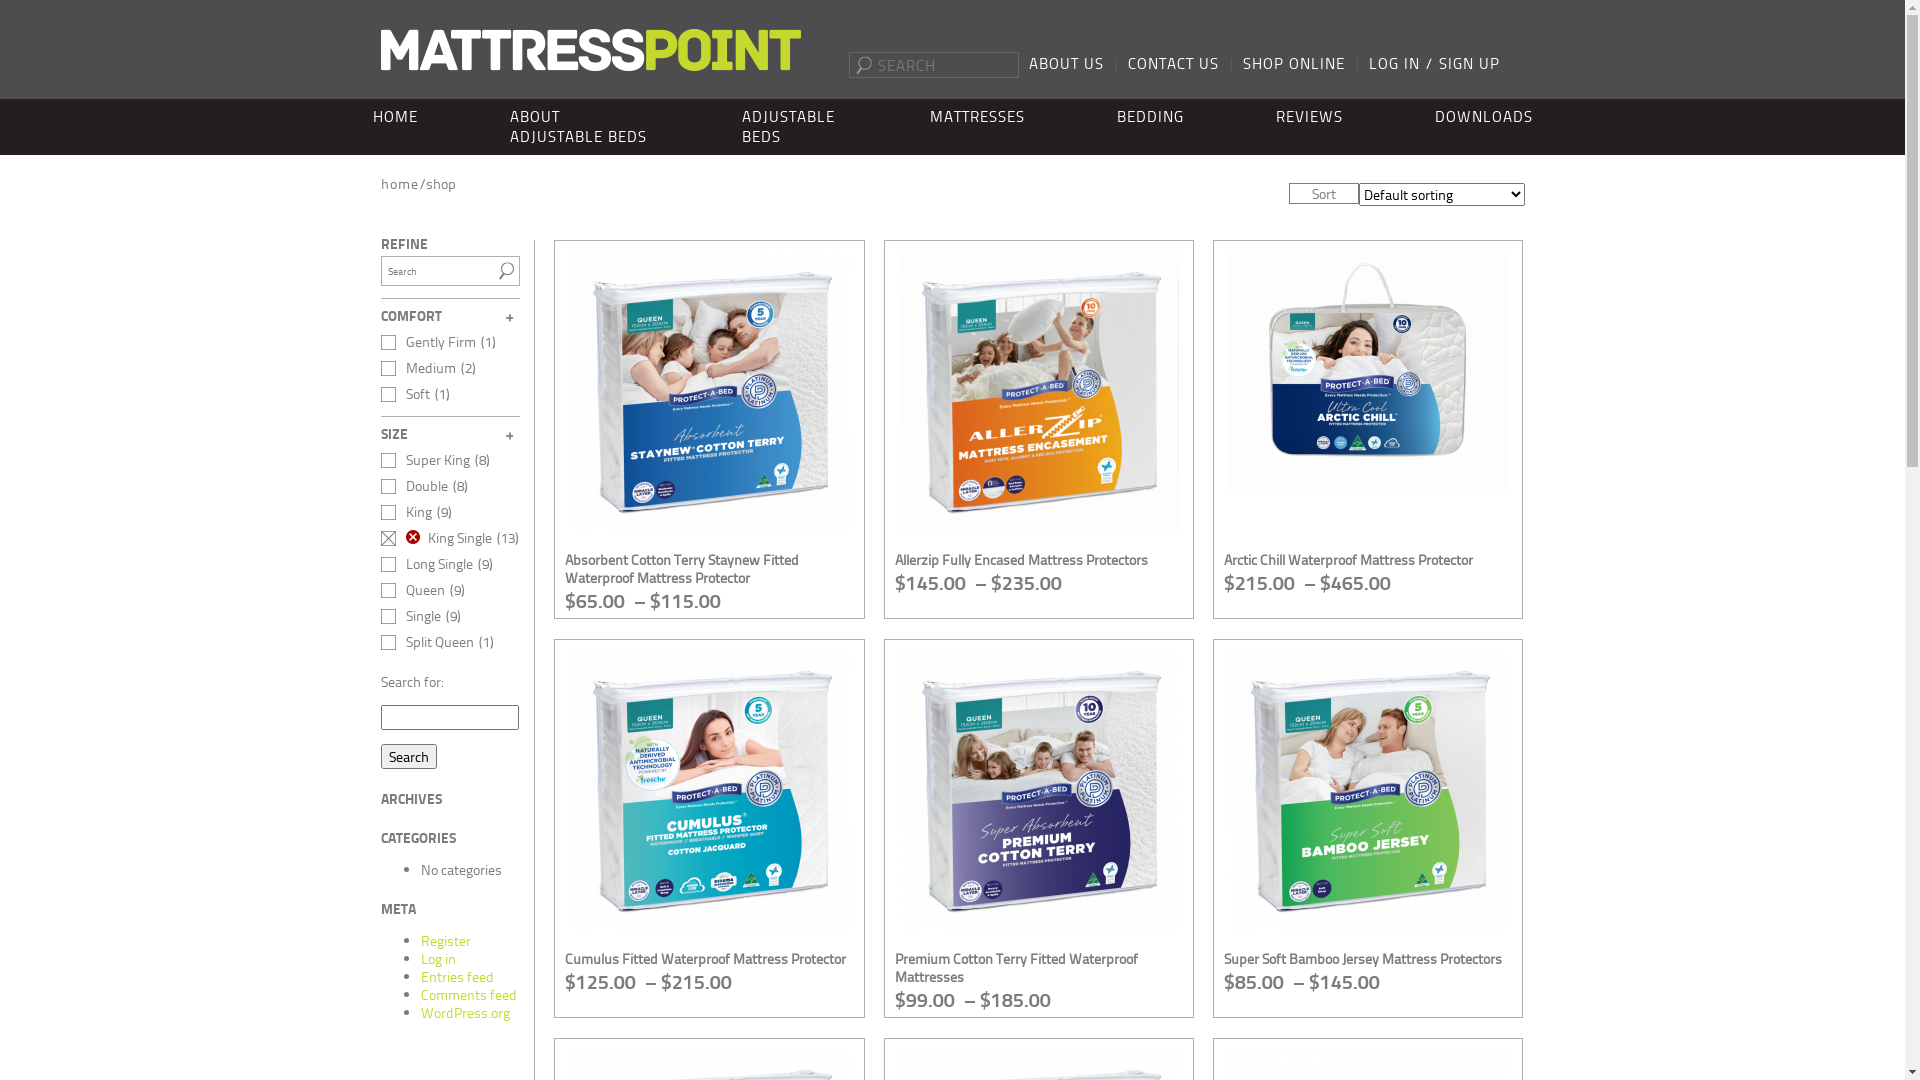 The width and height of the screenshot is (1920, 1080). What do you see at coordinates (411, 589) in the screenshot?
I see `'Queen'` at bounding box center [411, 589].